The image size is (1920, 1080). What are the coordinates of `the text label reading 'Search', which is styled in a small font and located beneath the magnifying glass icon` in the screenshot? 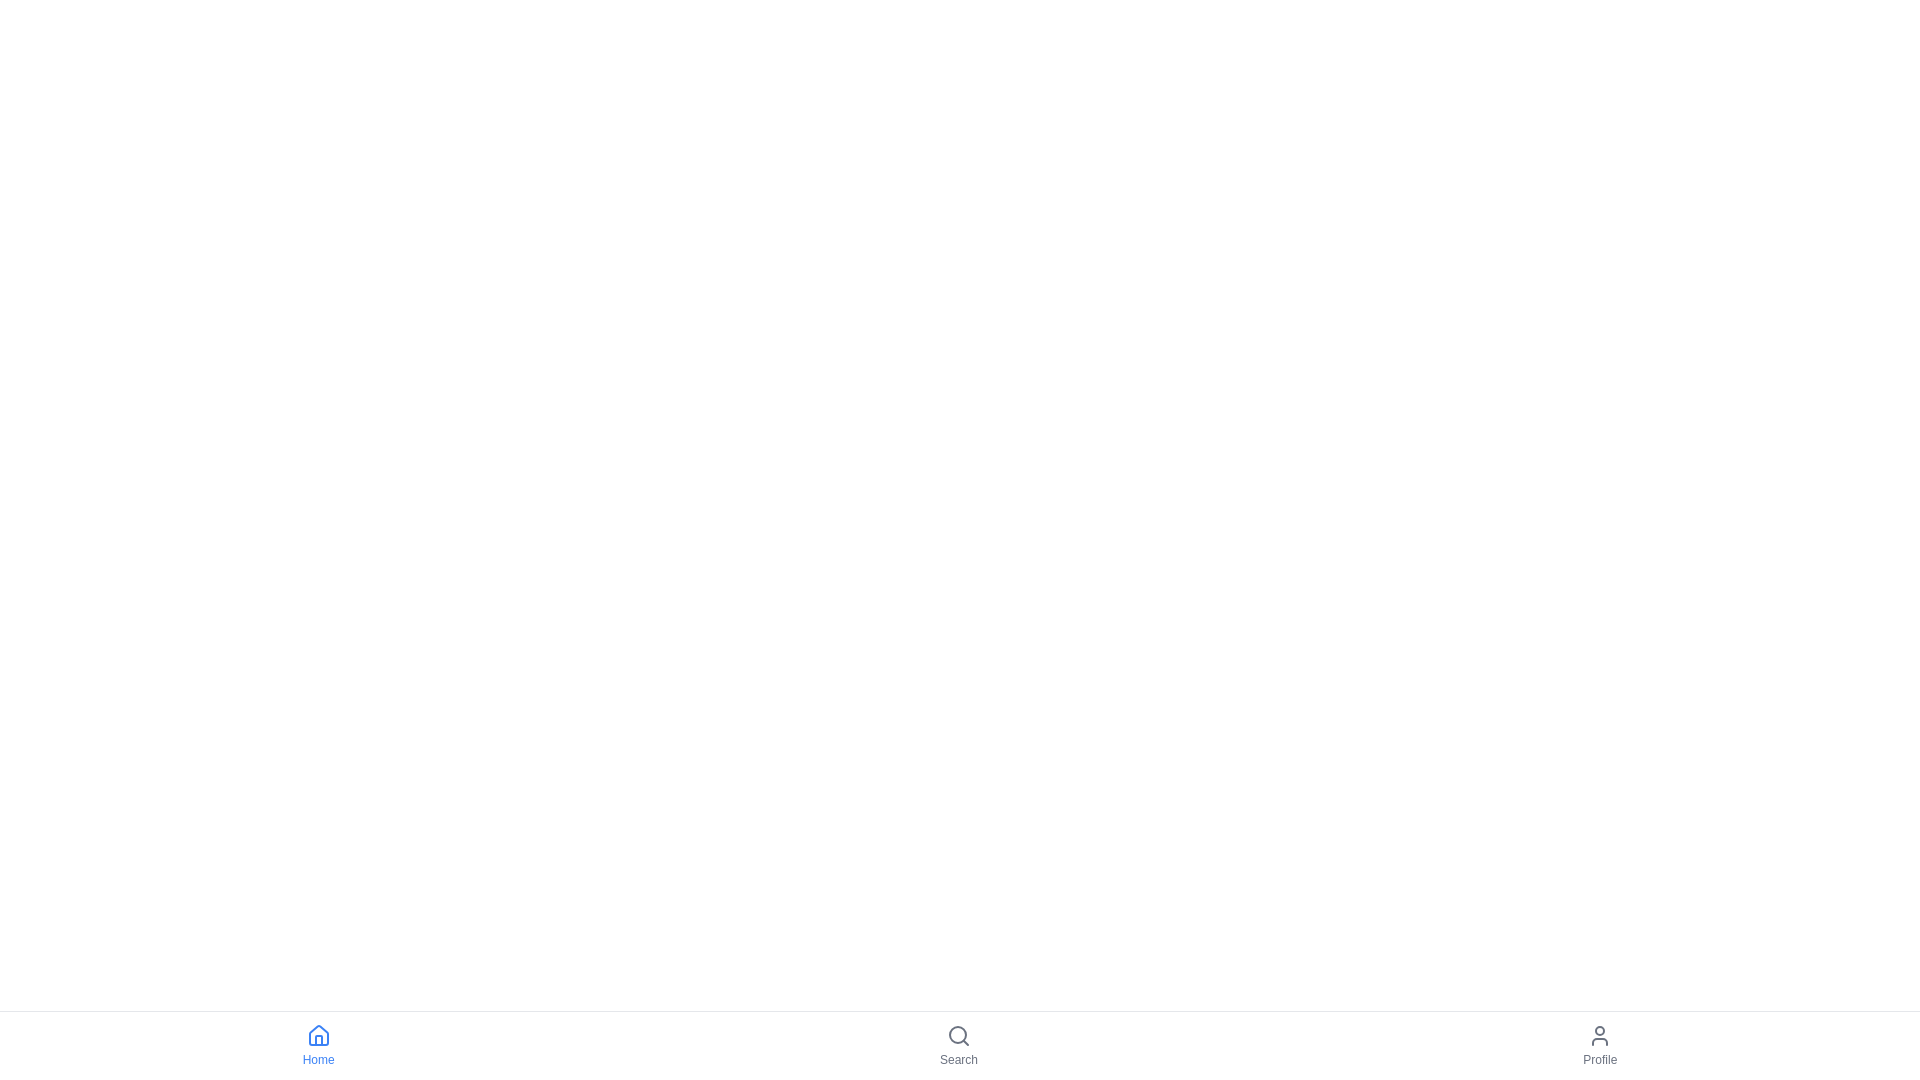 It's located at (958, 1059).